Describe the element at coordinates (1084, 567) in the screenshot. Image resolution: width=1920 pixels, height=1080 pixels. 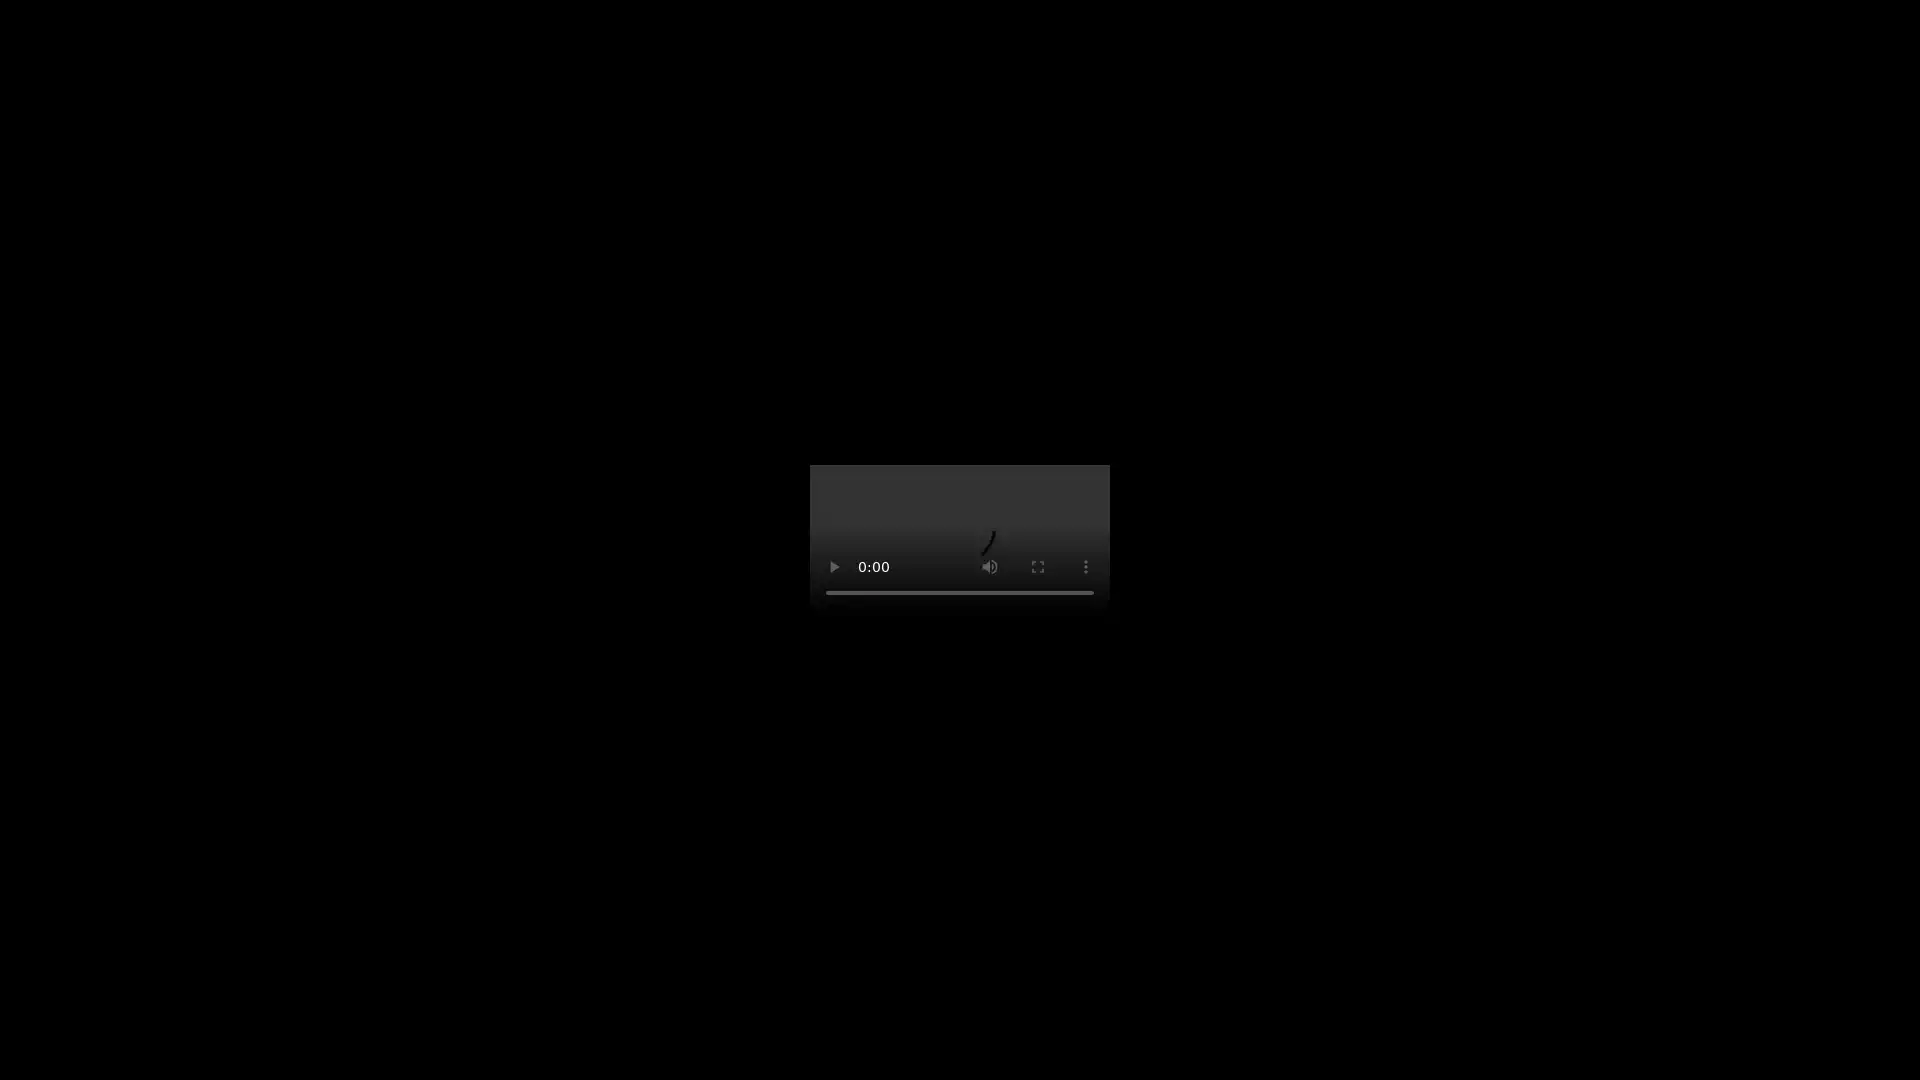
I see `show more media controls` at that location.